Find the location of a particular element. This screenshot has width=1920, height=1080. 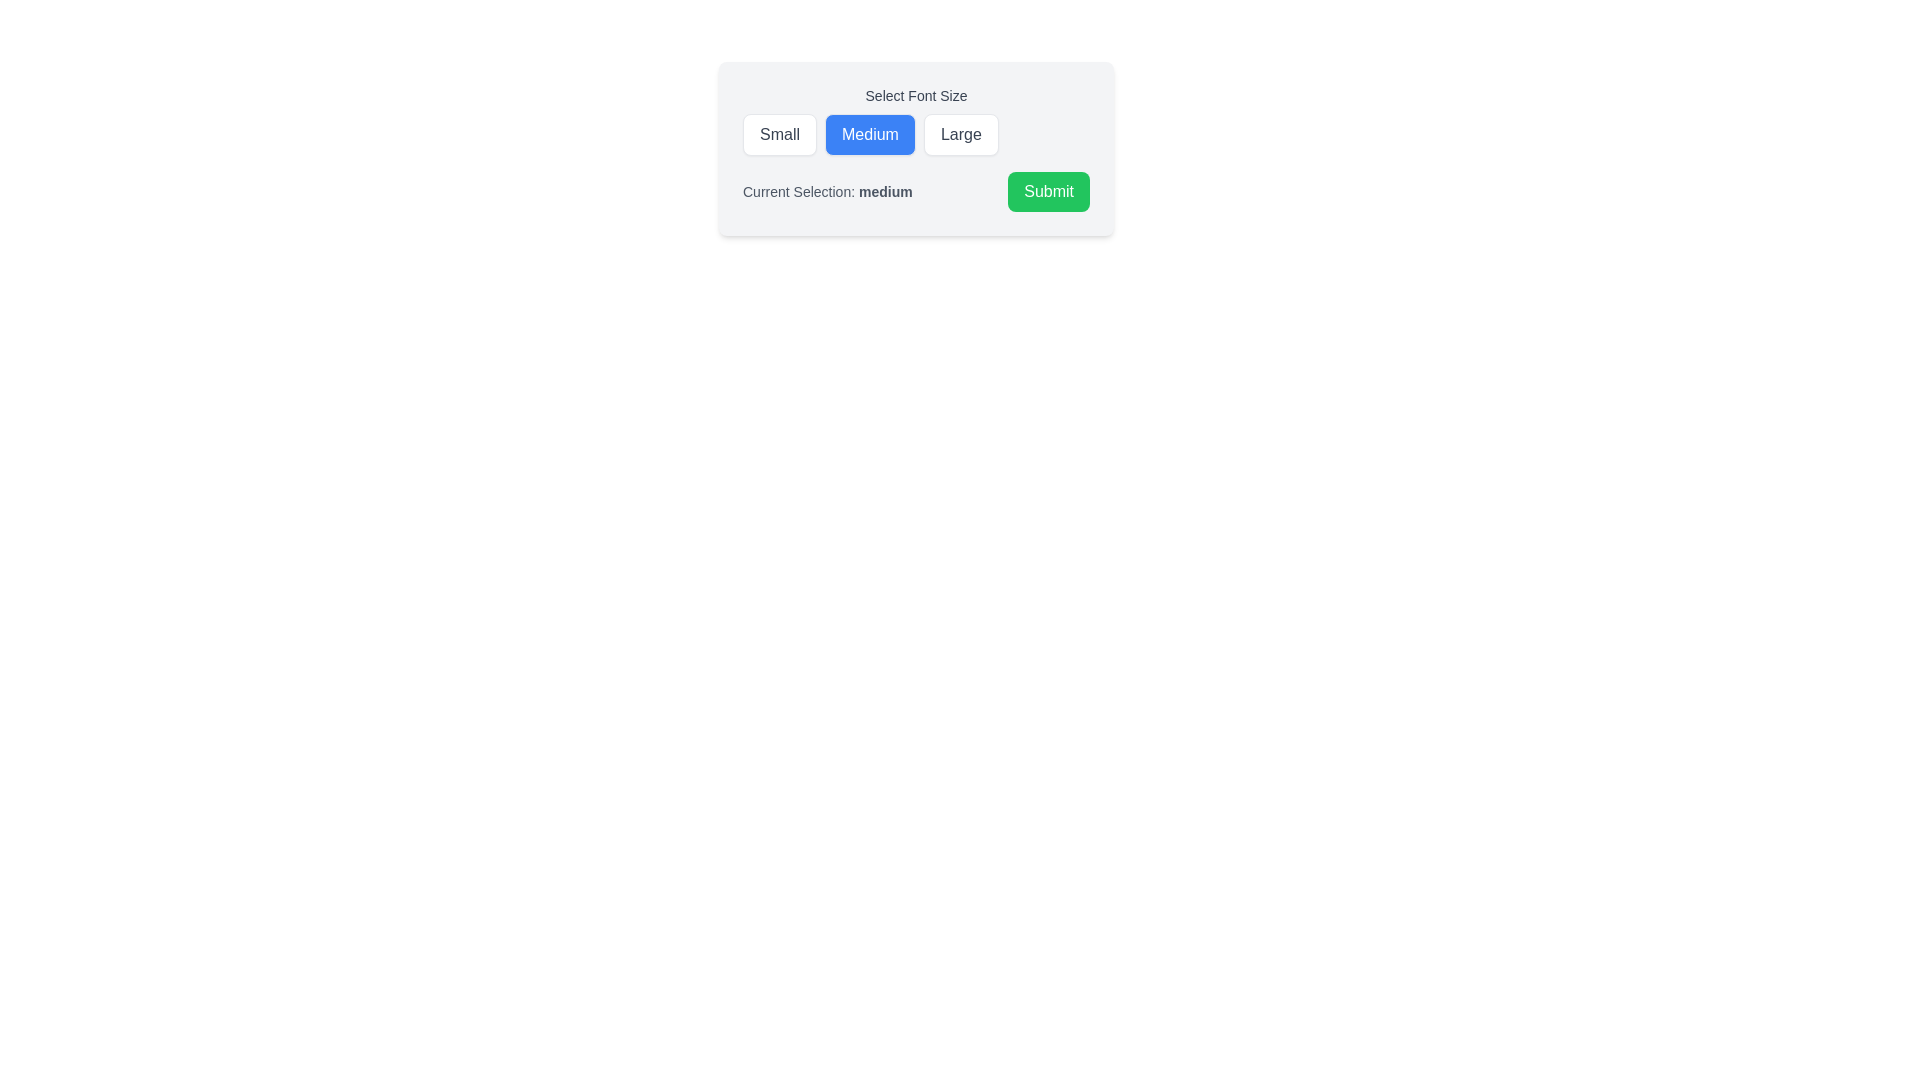

the text label that indicates the user's current selection, positioned below the font size selection buttons and to the left of the 'Submit' button is located at coordinates (884, 192).